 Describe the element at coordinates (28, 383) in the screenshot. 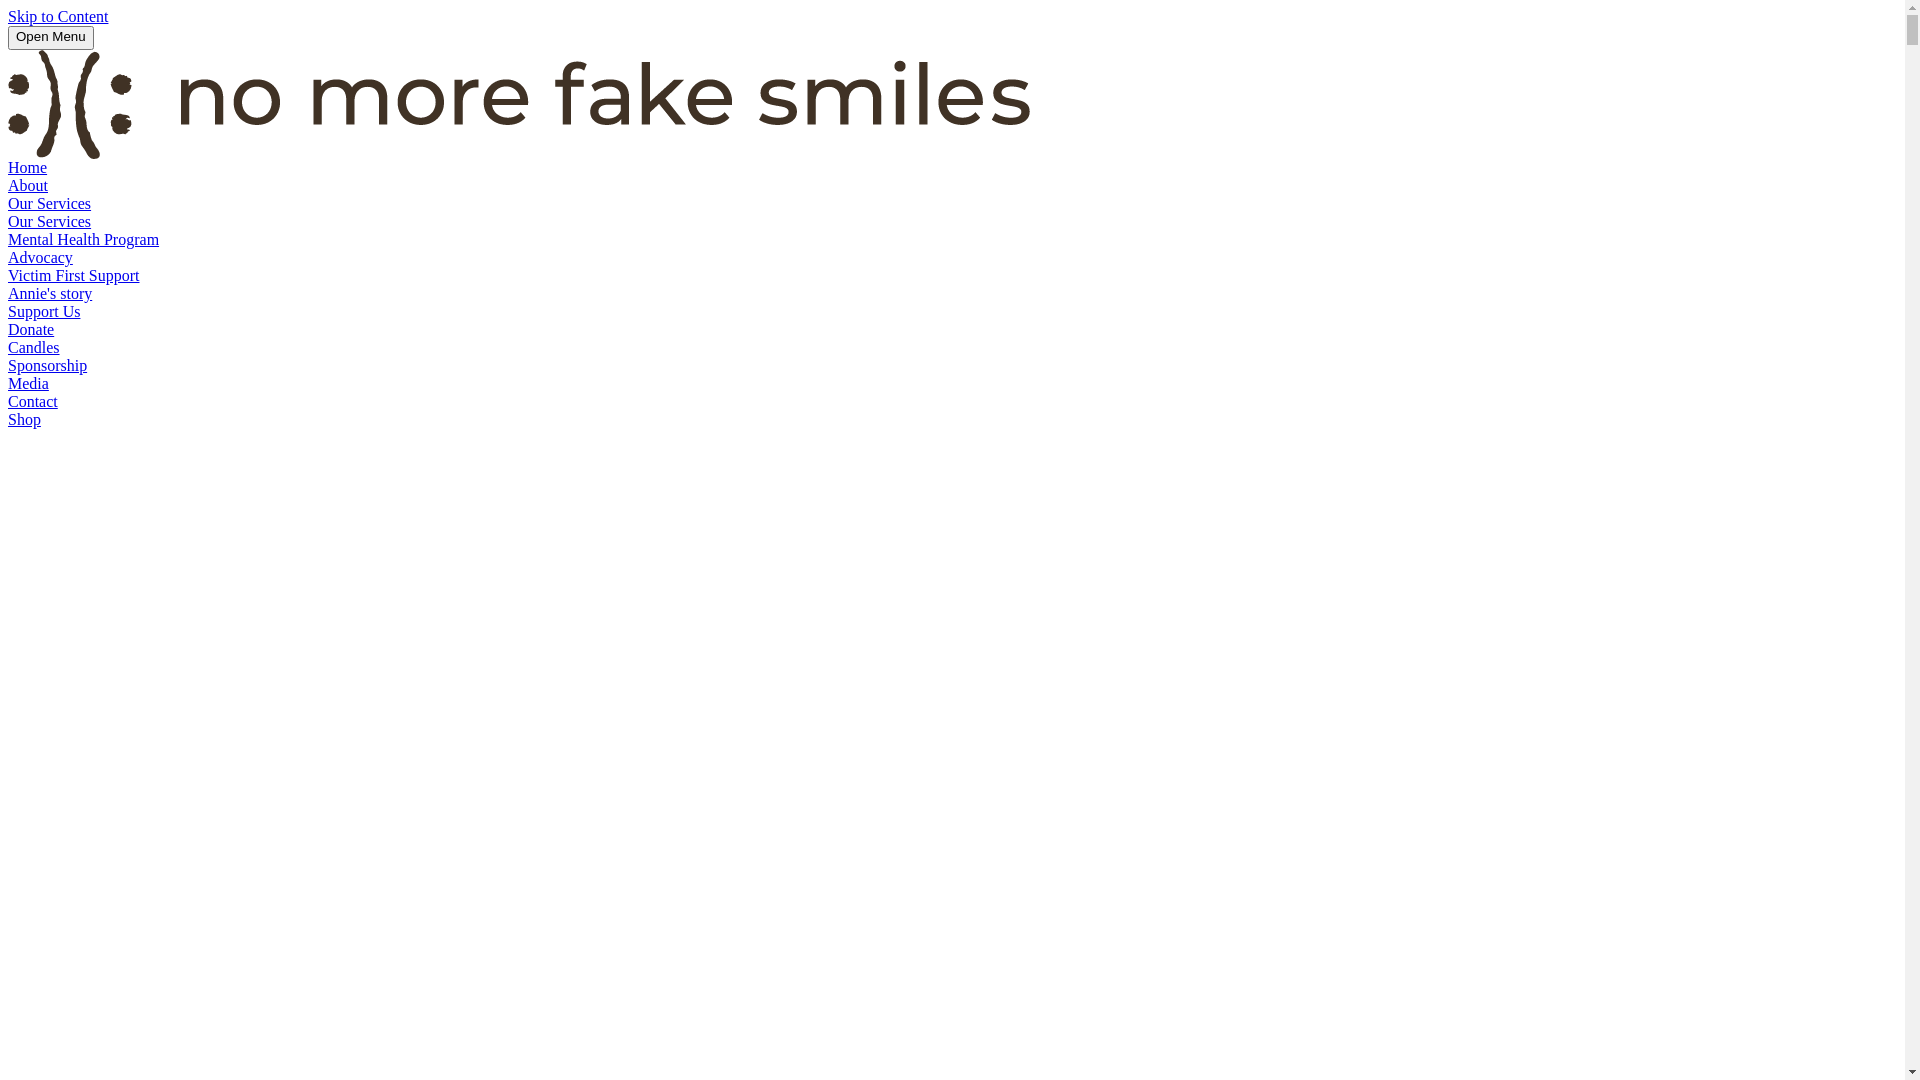

I see `'Media'` at that location.